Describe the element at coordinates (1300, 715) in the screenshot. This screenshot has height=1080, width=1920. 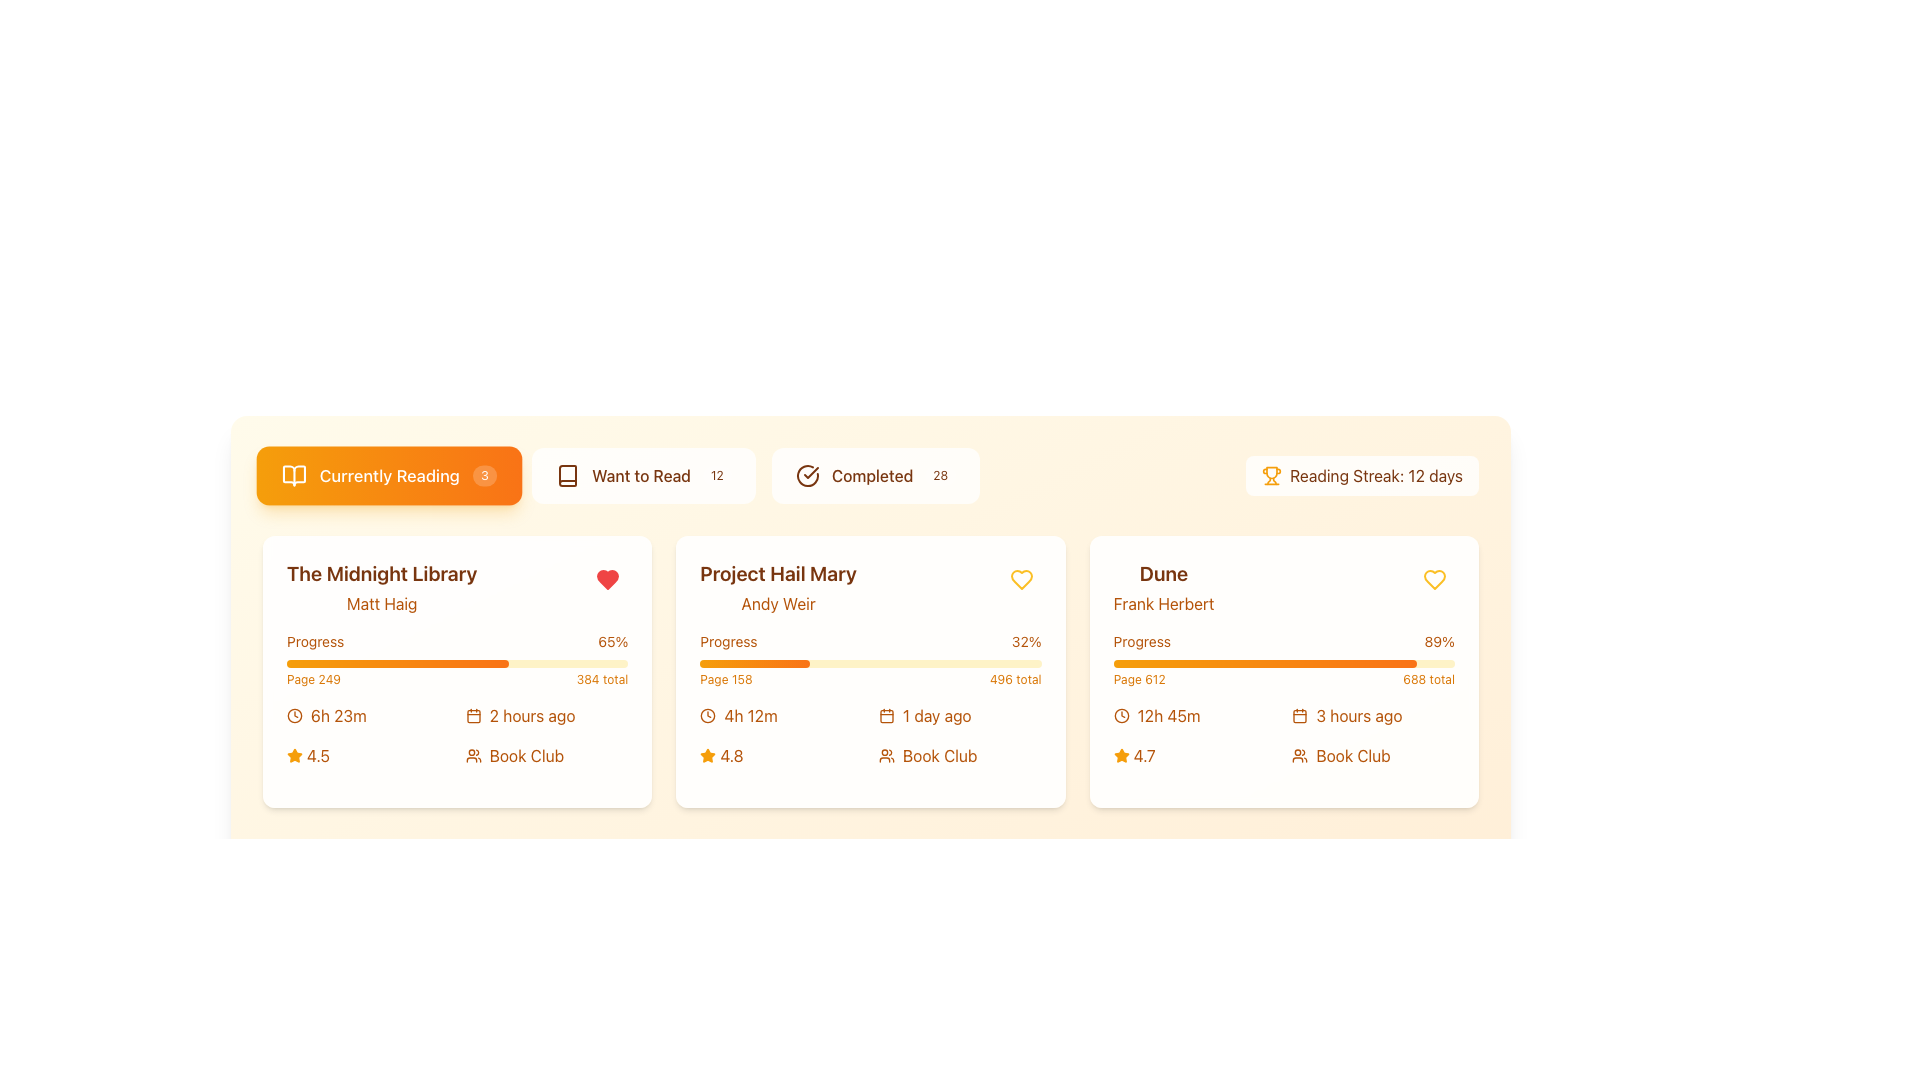
I see `the calendar SVG icon located near the text '3 hours ago' under the 'Dune' book item` at that location.